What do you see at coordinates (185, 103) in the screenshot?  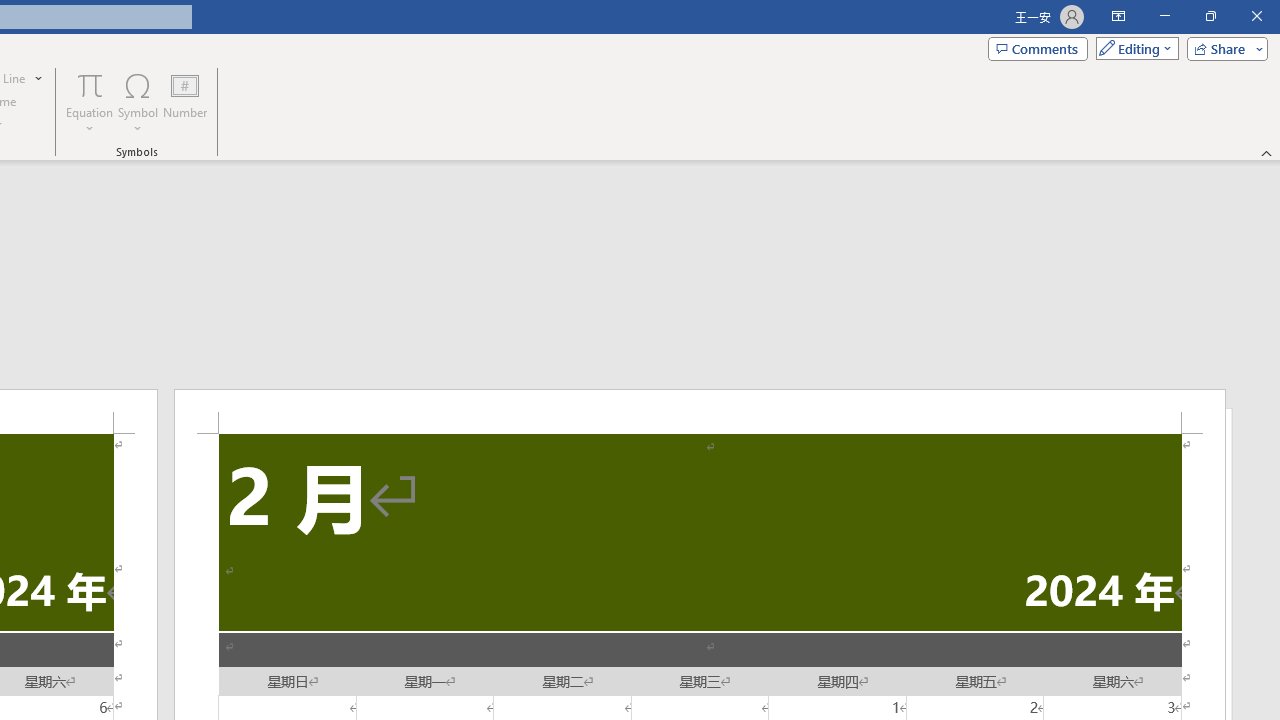 I see `'Number...'` at bounding box center [185, 103].